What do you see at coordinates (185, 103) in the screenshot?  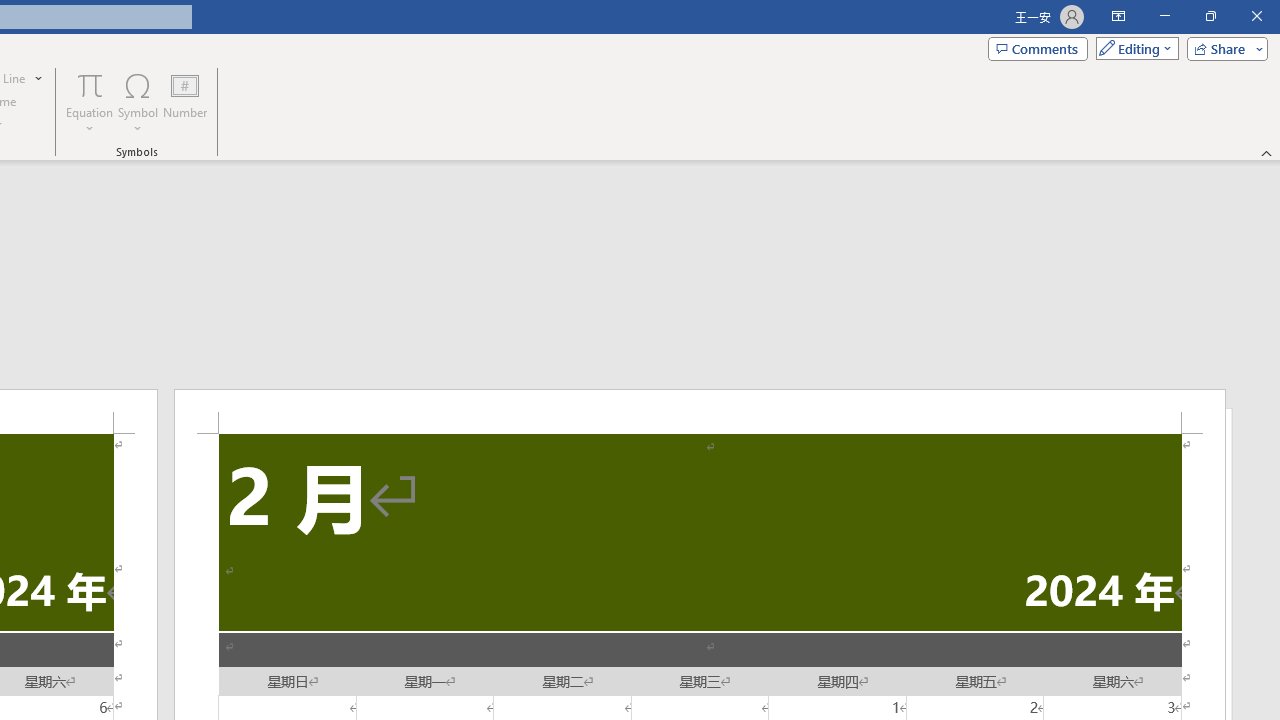 I see `'Number...'` at bounding box center [185, 103].